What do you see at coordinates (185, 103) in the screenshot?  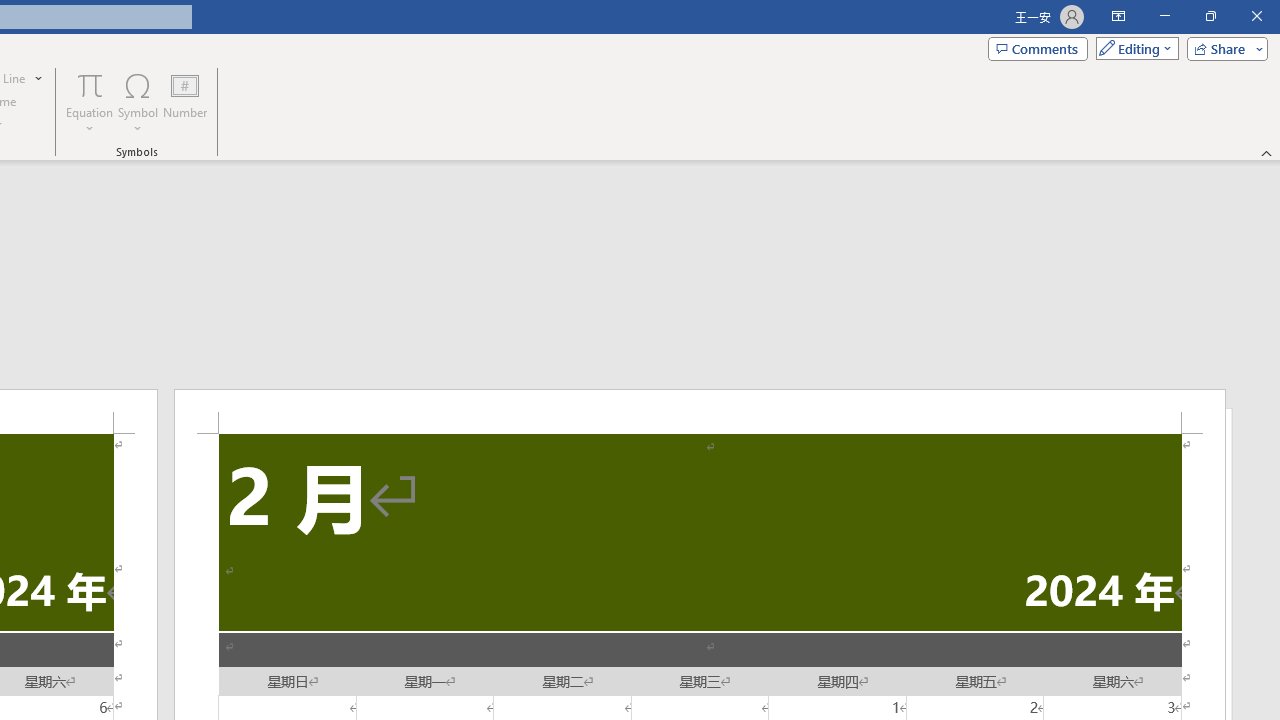 I see `'Number...'` at bounding box center [185, 103].